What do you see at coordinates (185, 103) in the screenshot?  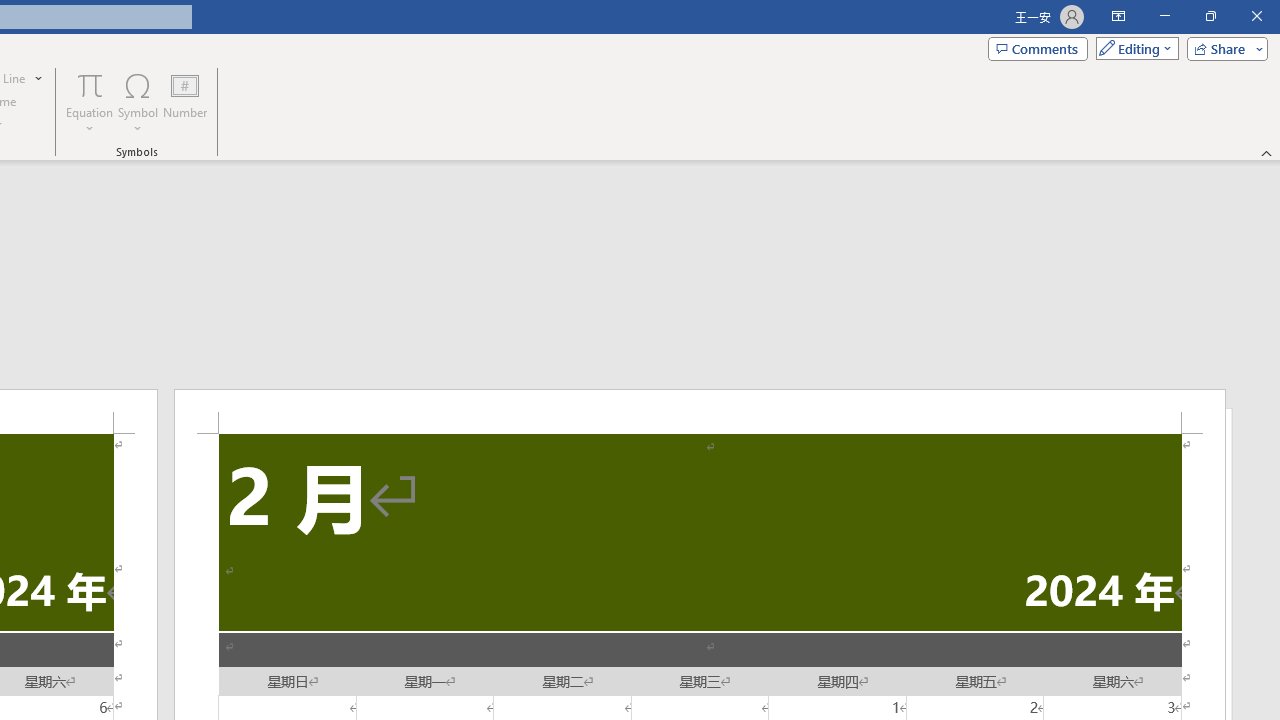 I see `'Number...'` at bounding box center [185, 103].